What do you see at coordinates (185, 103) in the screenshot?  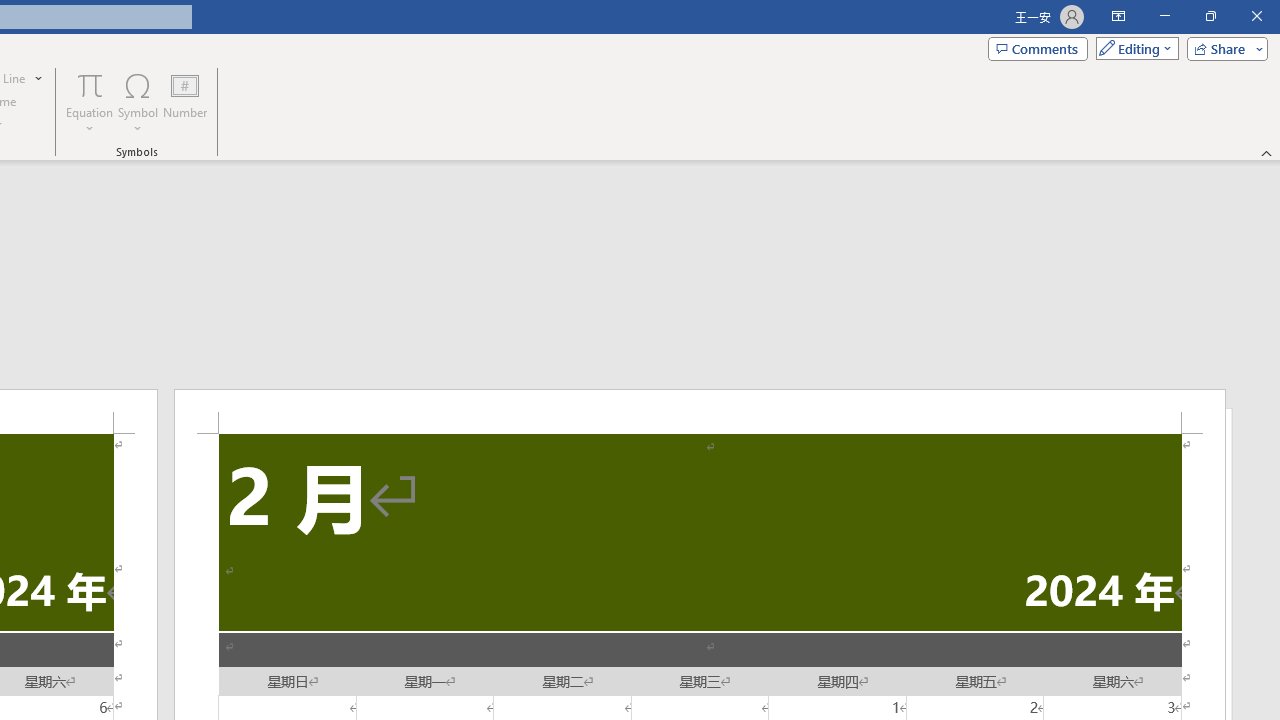 I see `'Number...'` at bounding box center [185, 103].